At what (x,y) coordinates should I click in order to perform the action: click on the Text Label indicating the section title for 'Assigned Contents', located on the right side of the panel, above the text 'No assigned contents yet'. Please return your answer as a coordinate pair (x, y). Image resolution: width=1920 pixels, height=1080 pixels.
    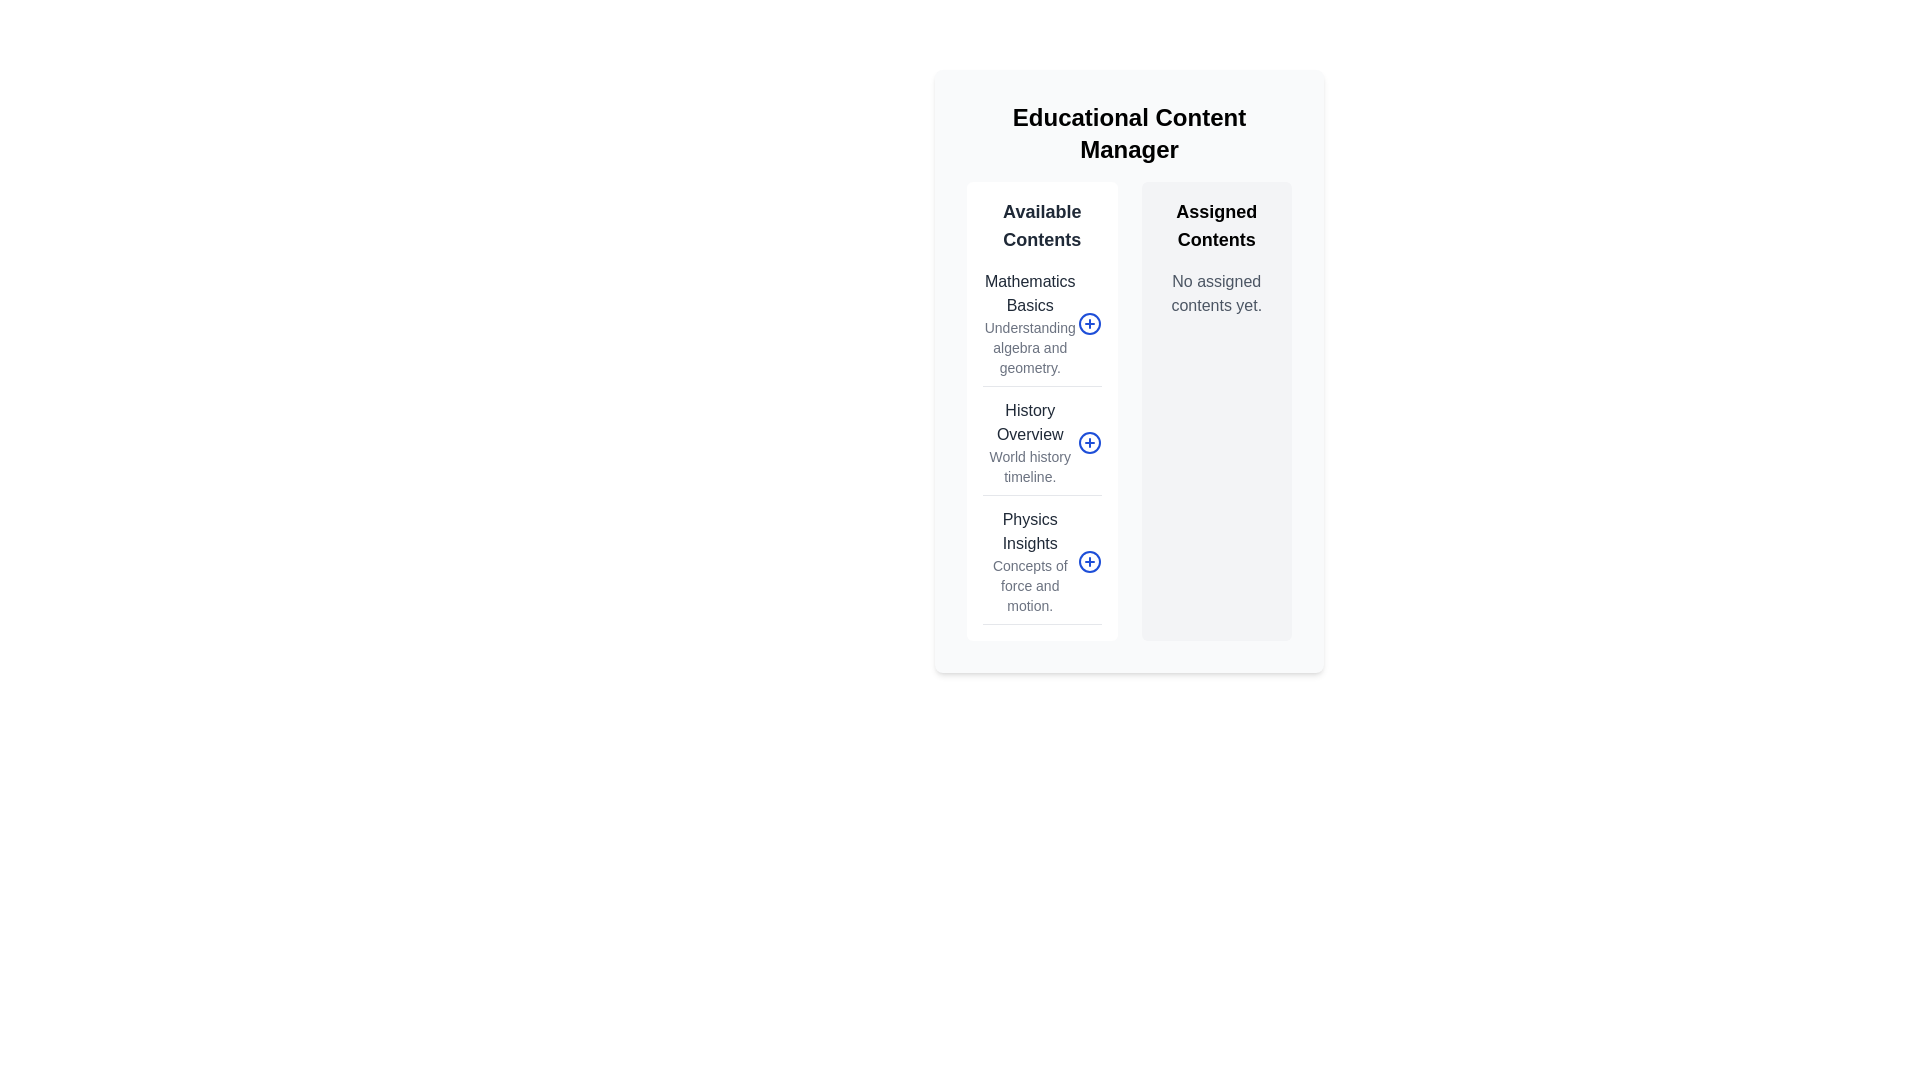
    Looking at the image, I should click on (1215, 225).